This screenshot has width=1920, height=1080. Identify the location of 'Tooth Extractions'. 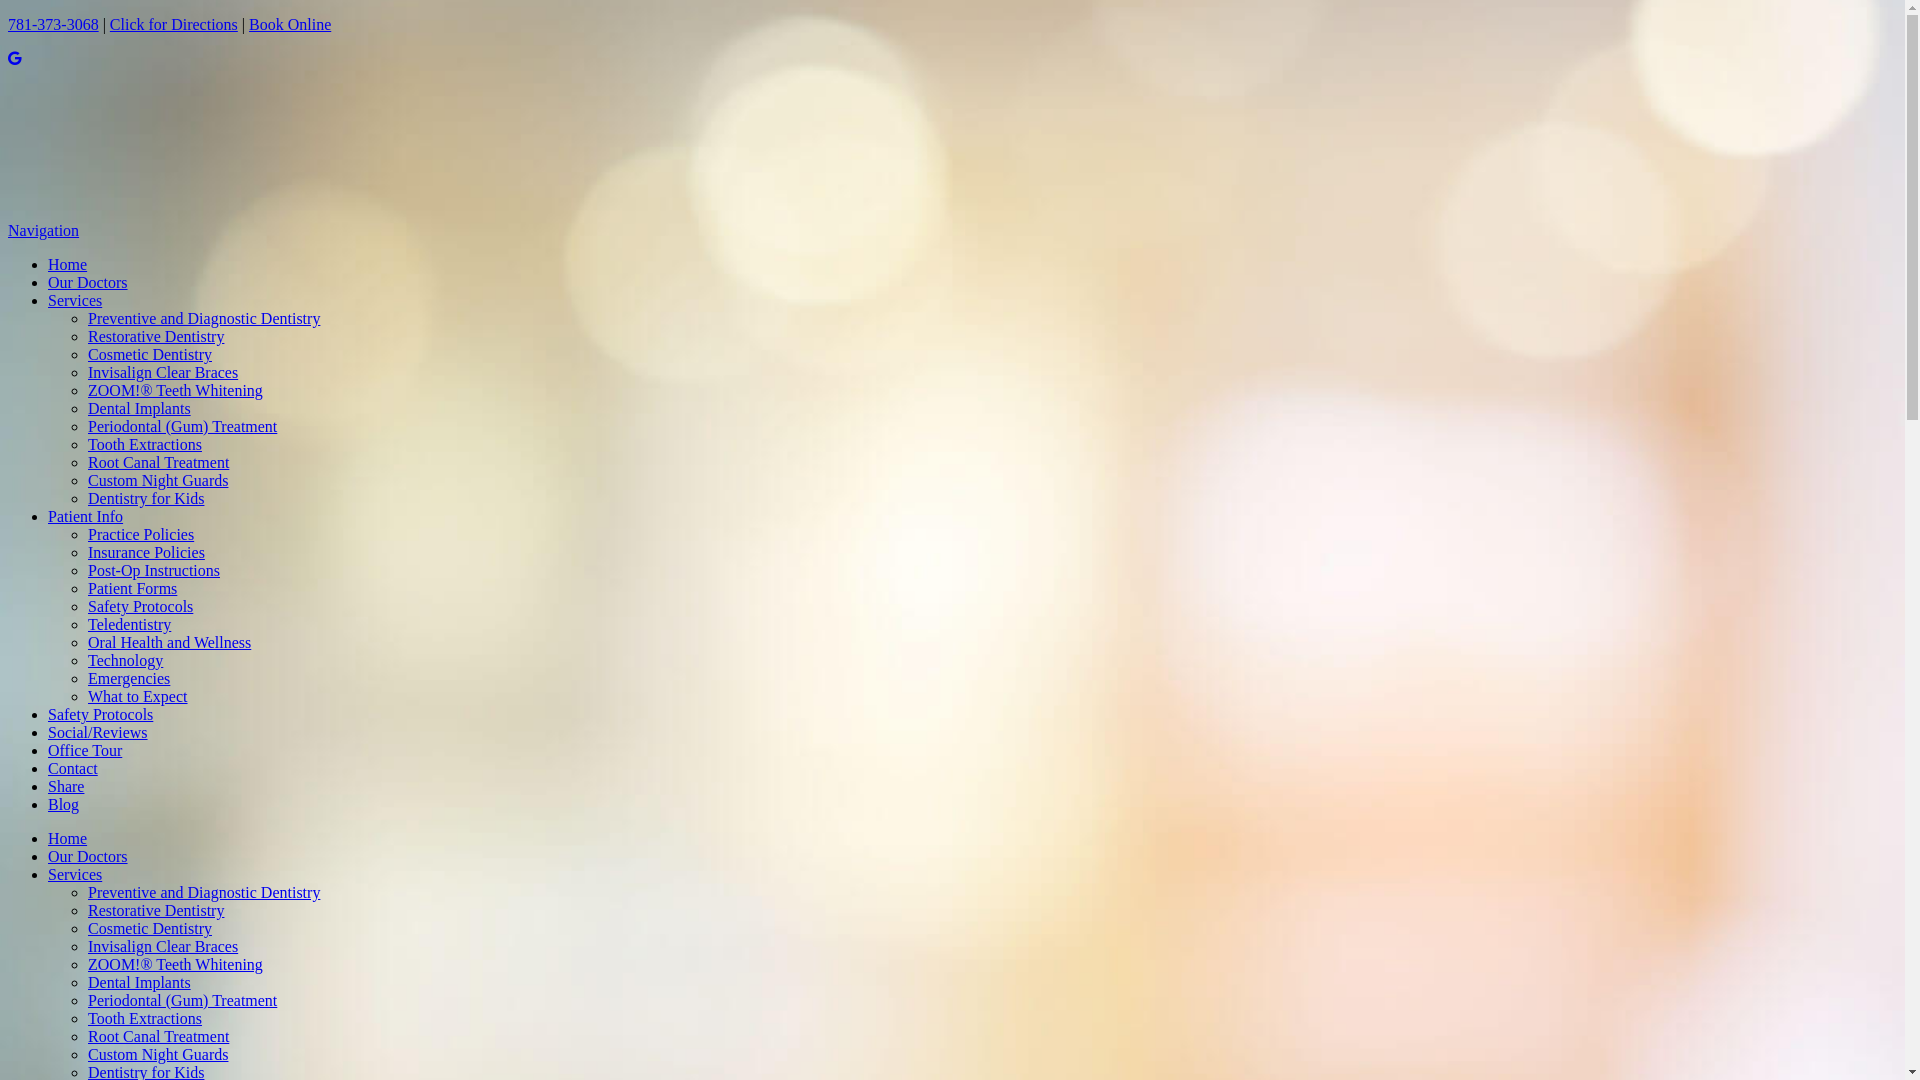
(143, 1018).